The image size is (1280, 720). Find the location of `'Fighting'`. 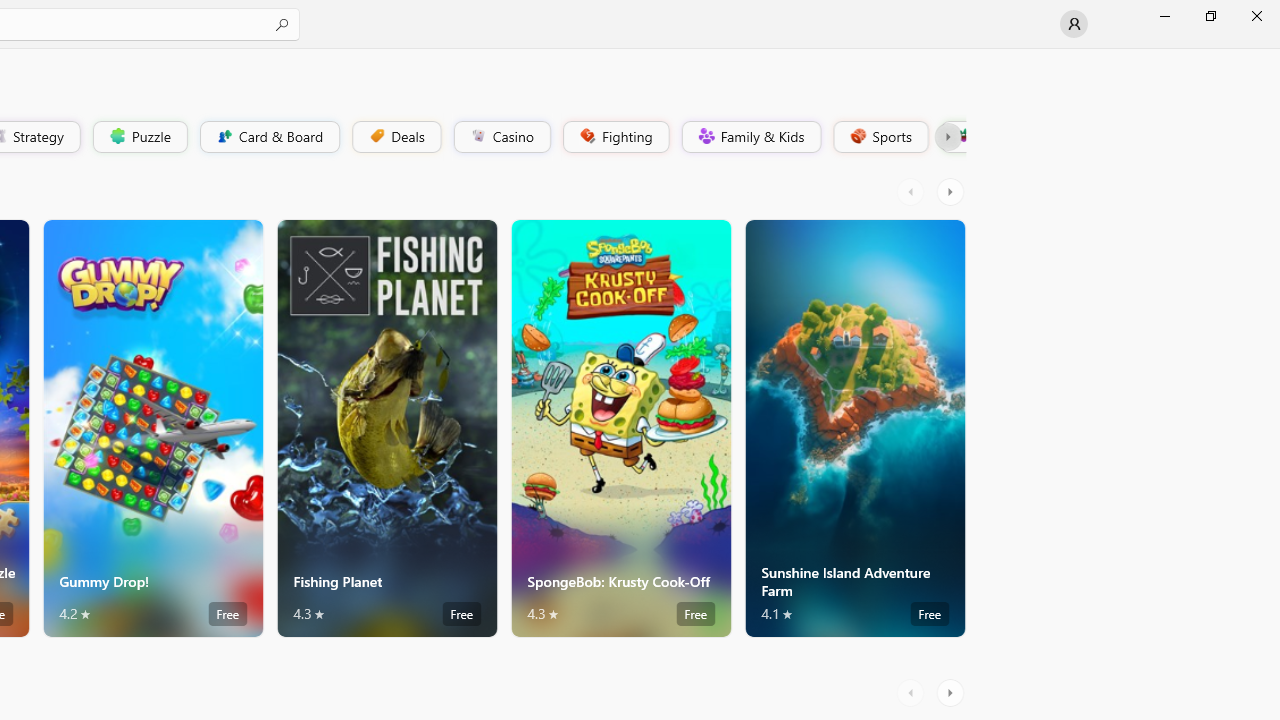

'Fighting' is located at coordinates (614, 135).